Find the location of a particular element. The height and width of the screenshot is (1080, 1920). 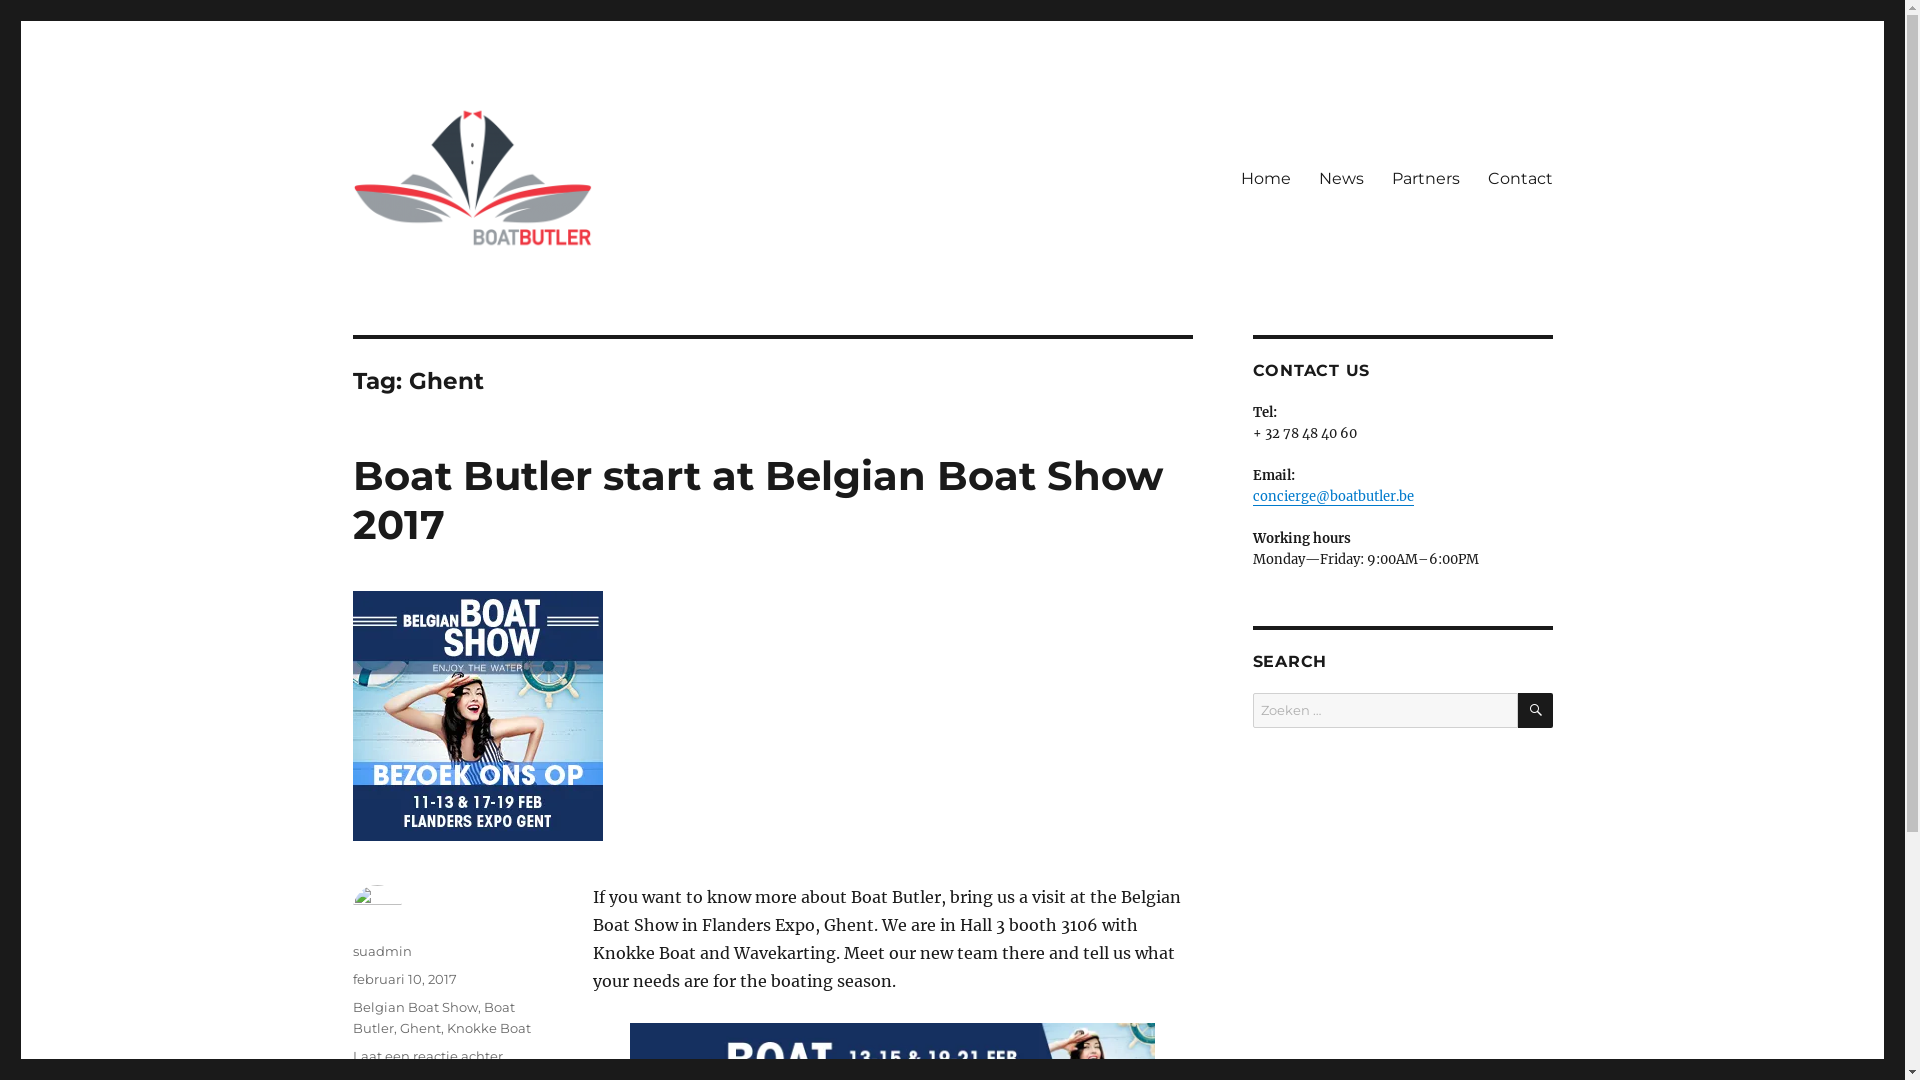

'Contact' is located at coordinates (1520, 176).